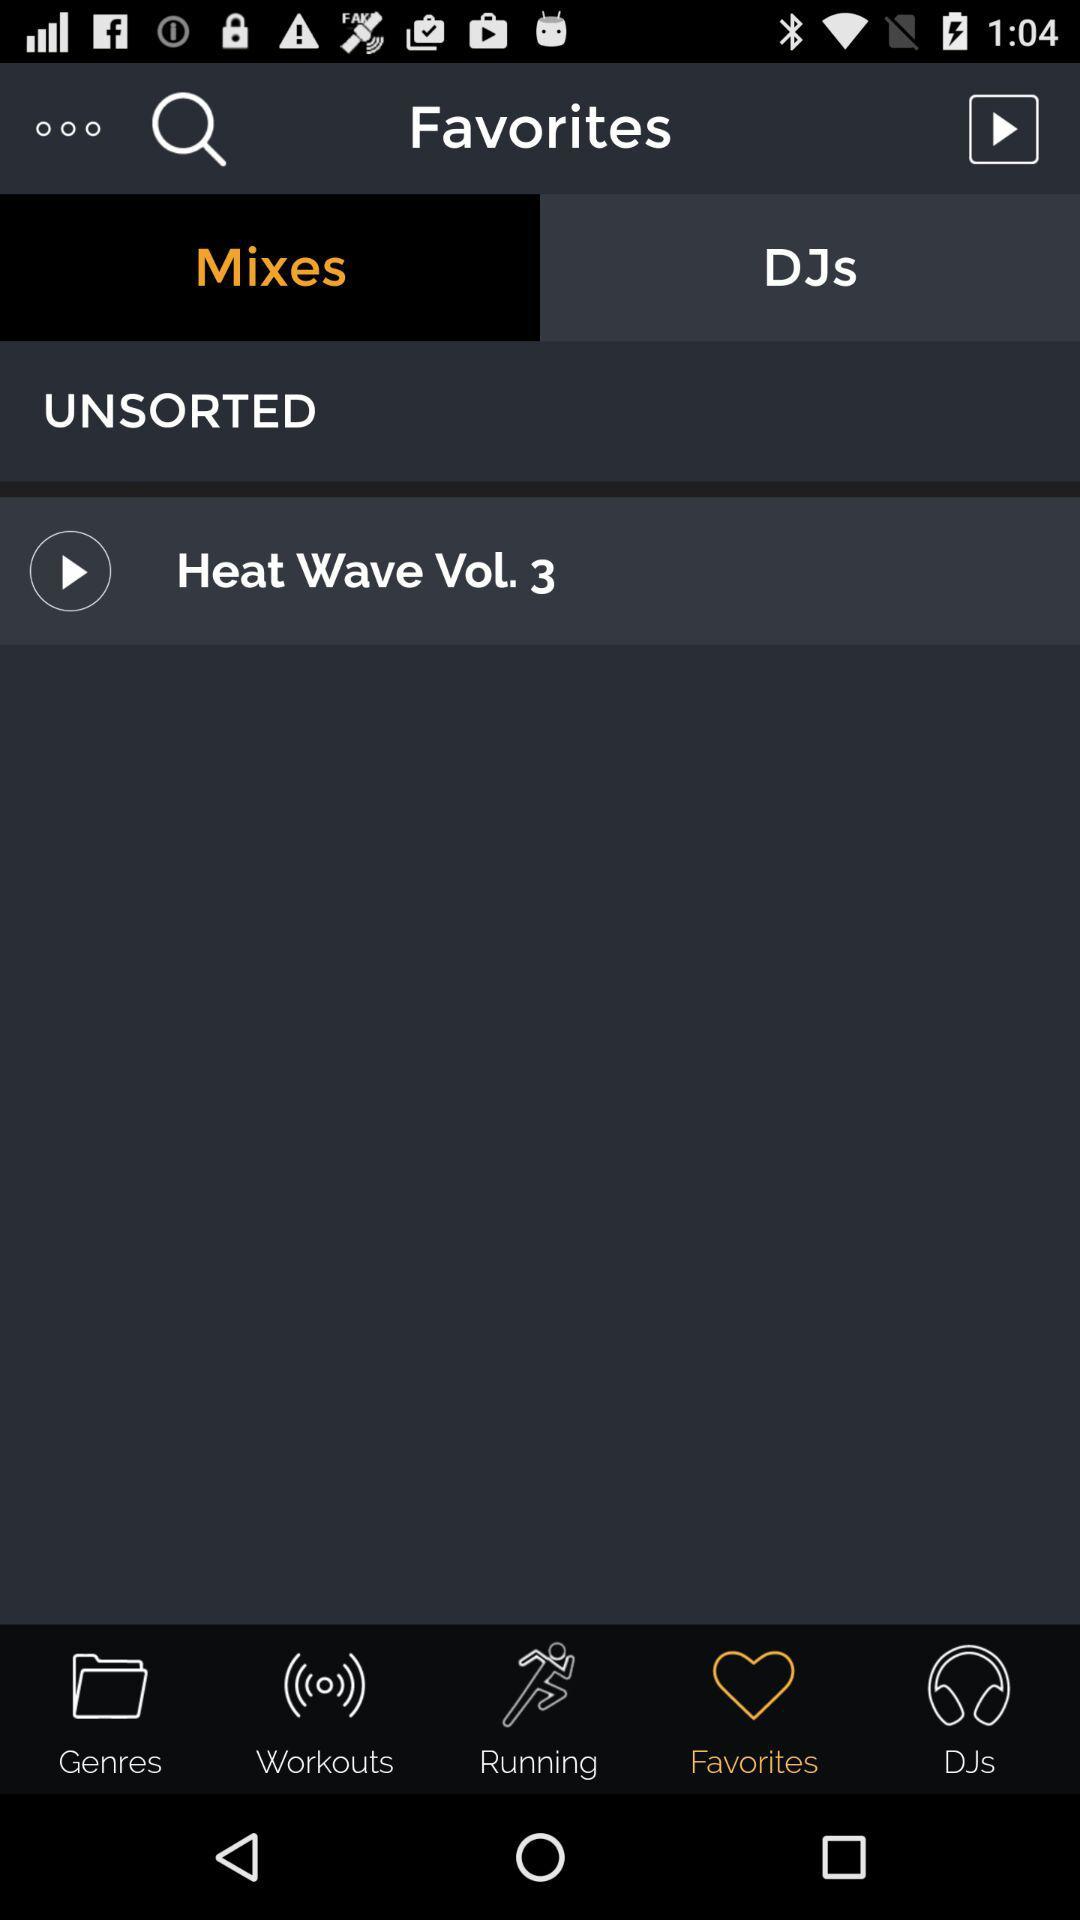  Describe the element at coordinates (270, 266) in the screenshot. I see `icon to the left of the djs item` at that location.